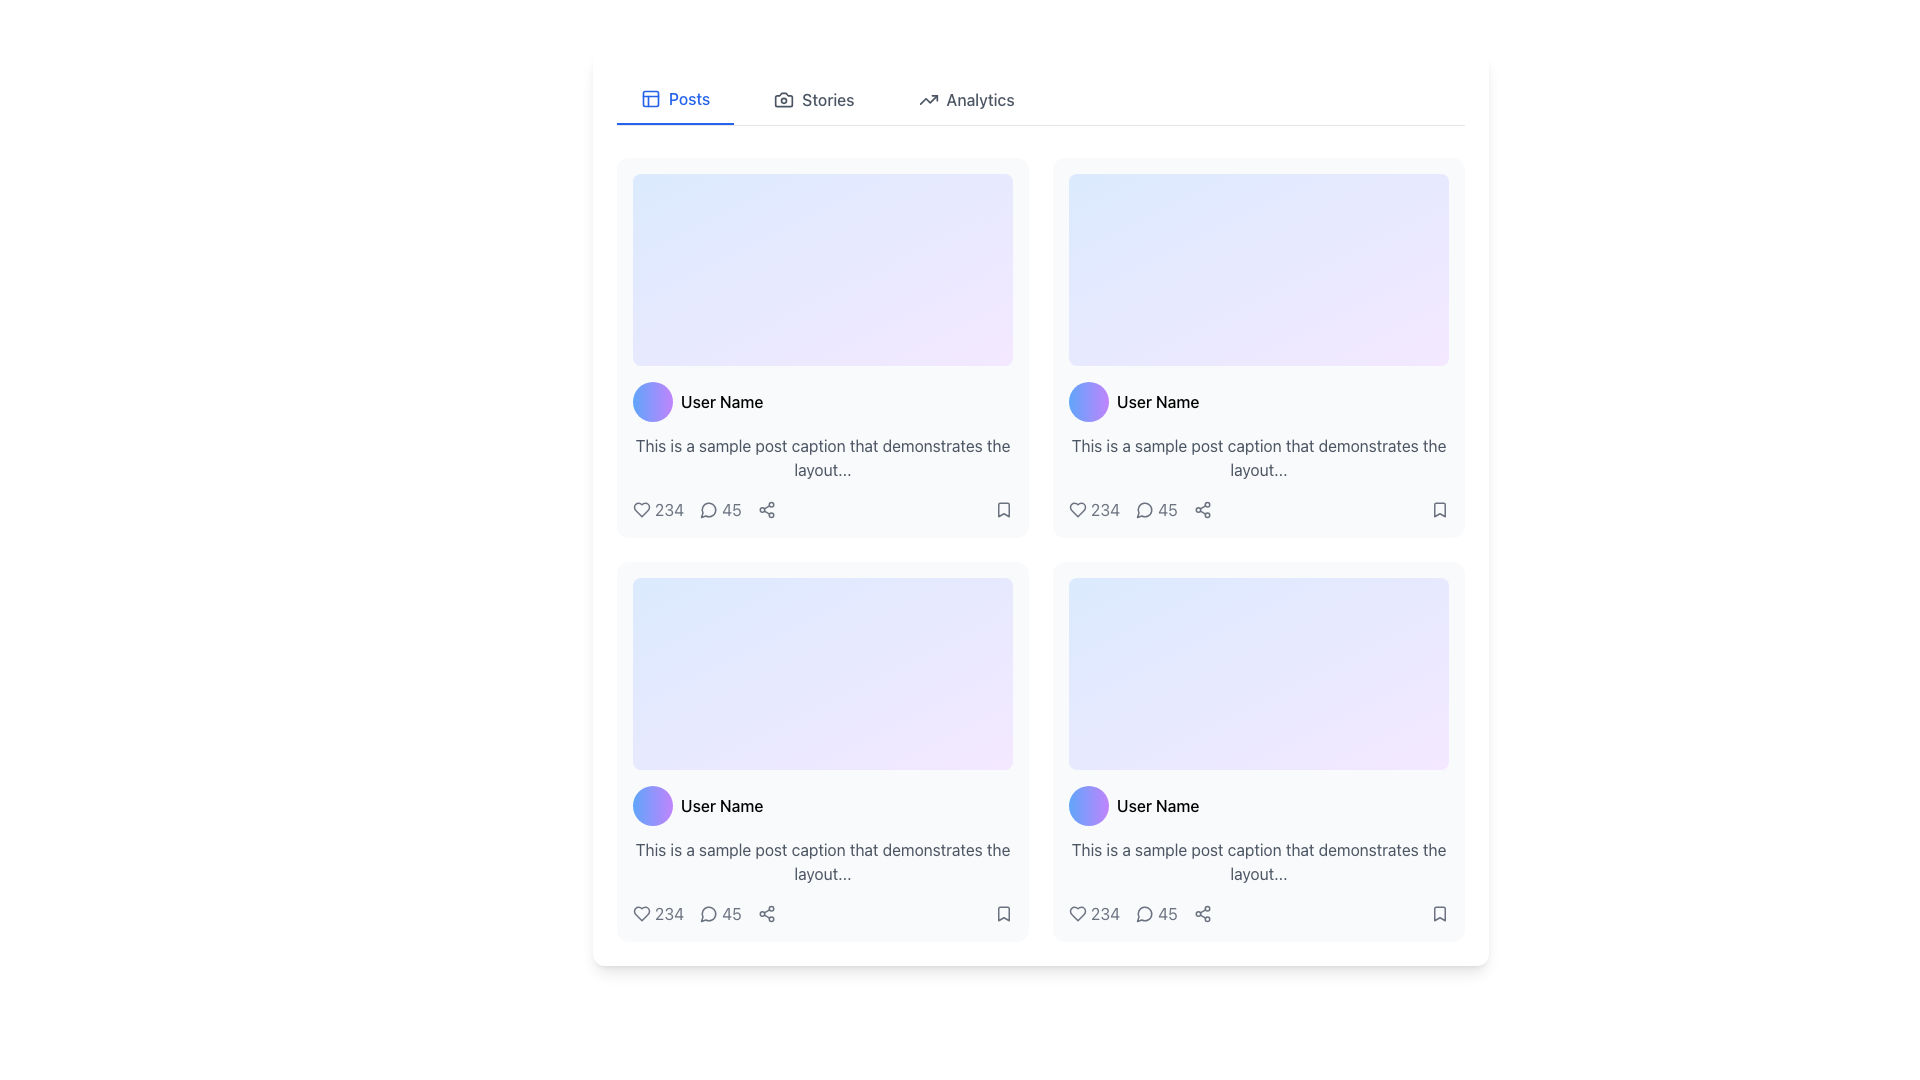 The image size is (1920, 1080). I want to click on the interactive icons in the informational display area that shows interaction statistics, located below the sample post caption, so click(822, 508).